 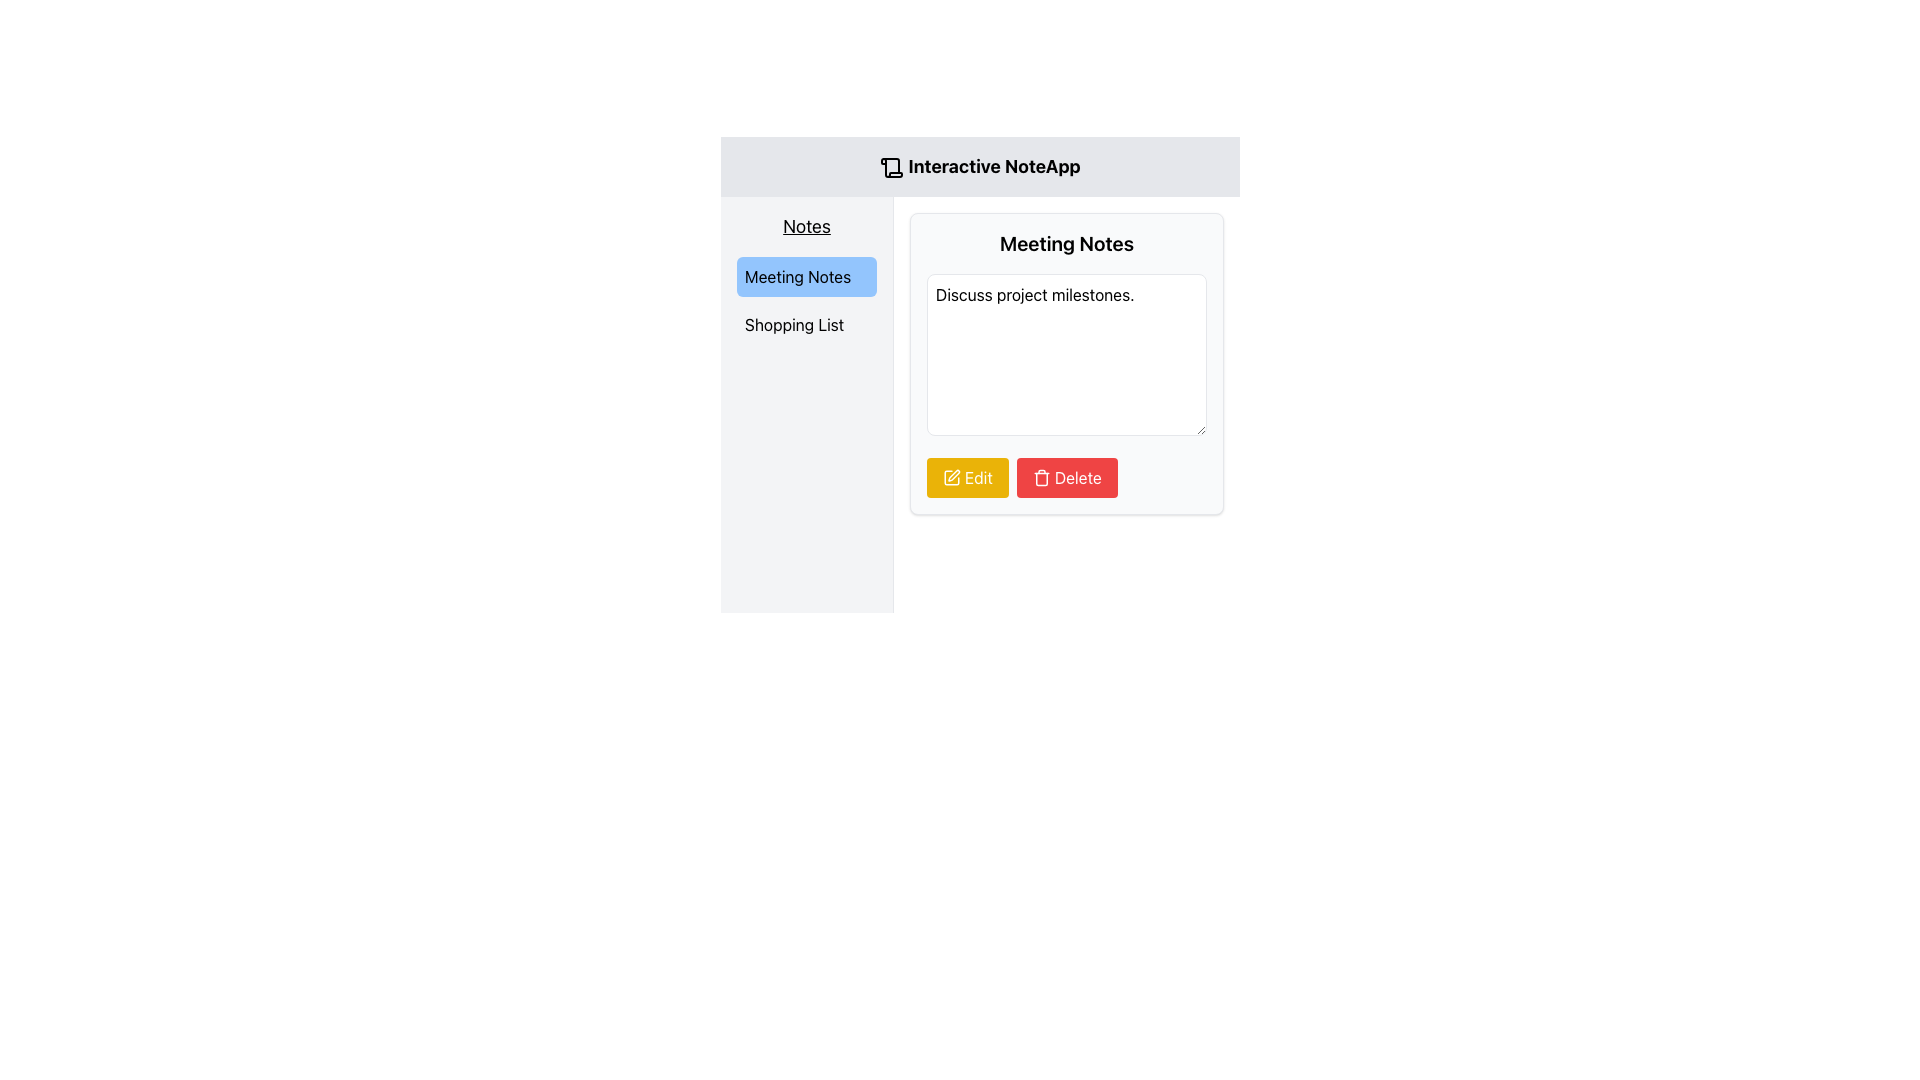 I want to click on the 'Edit' button located in the right-side panel under 'Meeting Notes', so click(x=950, y=478).